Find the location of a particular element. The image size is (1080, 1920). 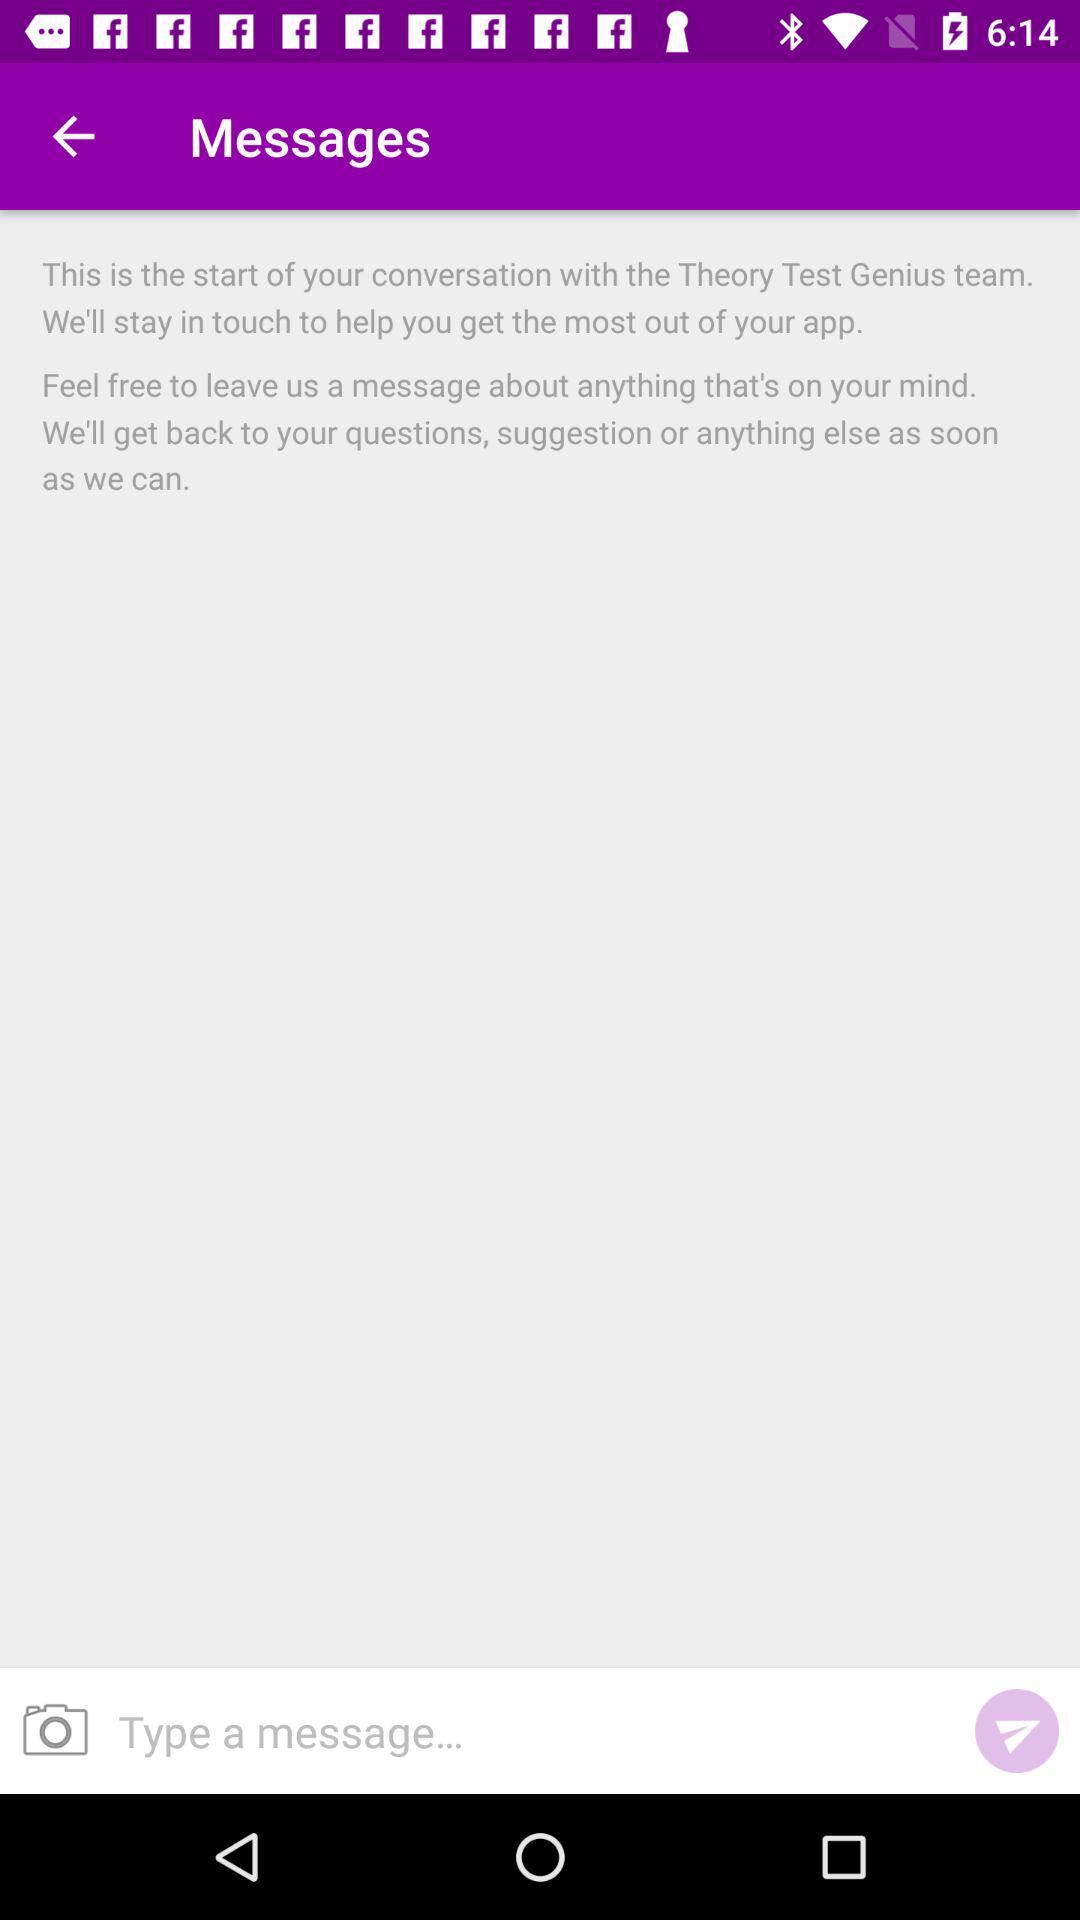

the icon below feel free to icon is located at coordinates (524, 1730).